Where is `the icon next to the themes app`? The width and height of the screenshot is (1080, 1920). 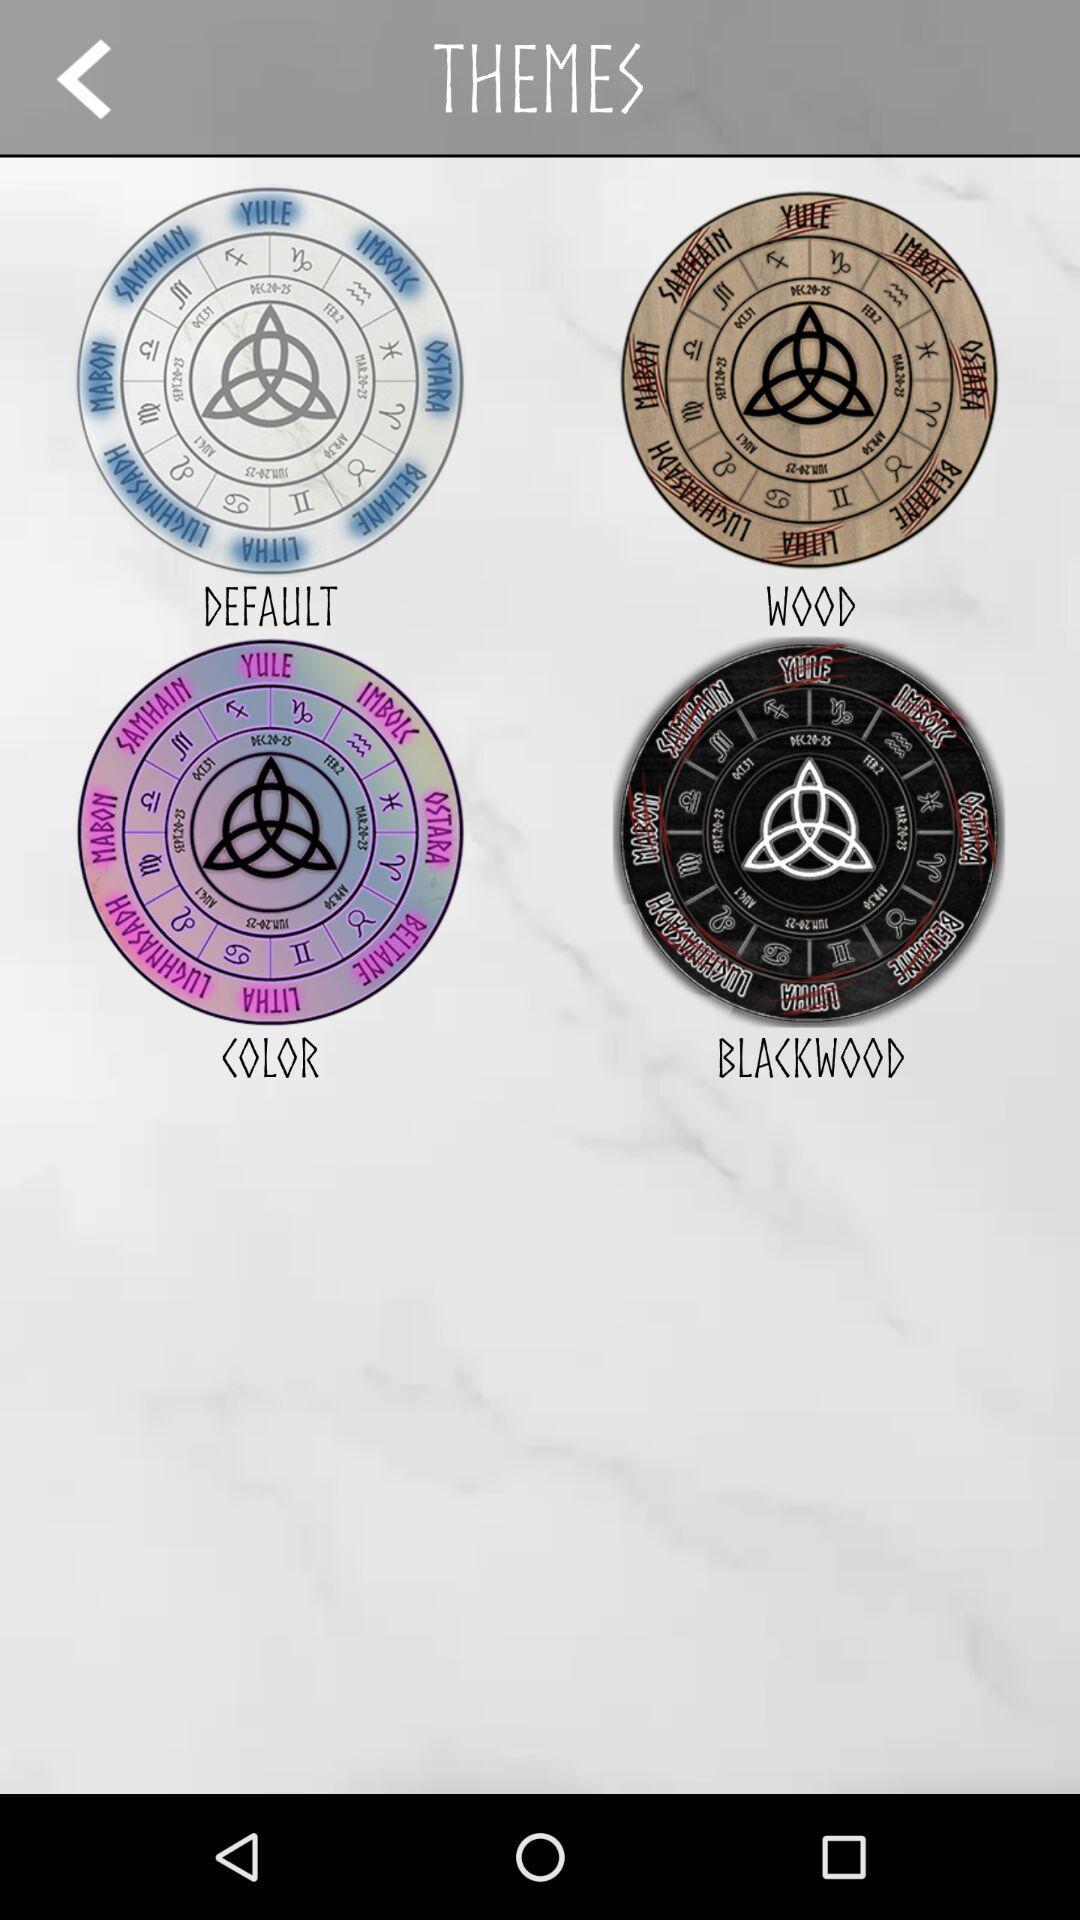 the icon next to the themes app is located at coordinates (102, 78).